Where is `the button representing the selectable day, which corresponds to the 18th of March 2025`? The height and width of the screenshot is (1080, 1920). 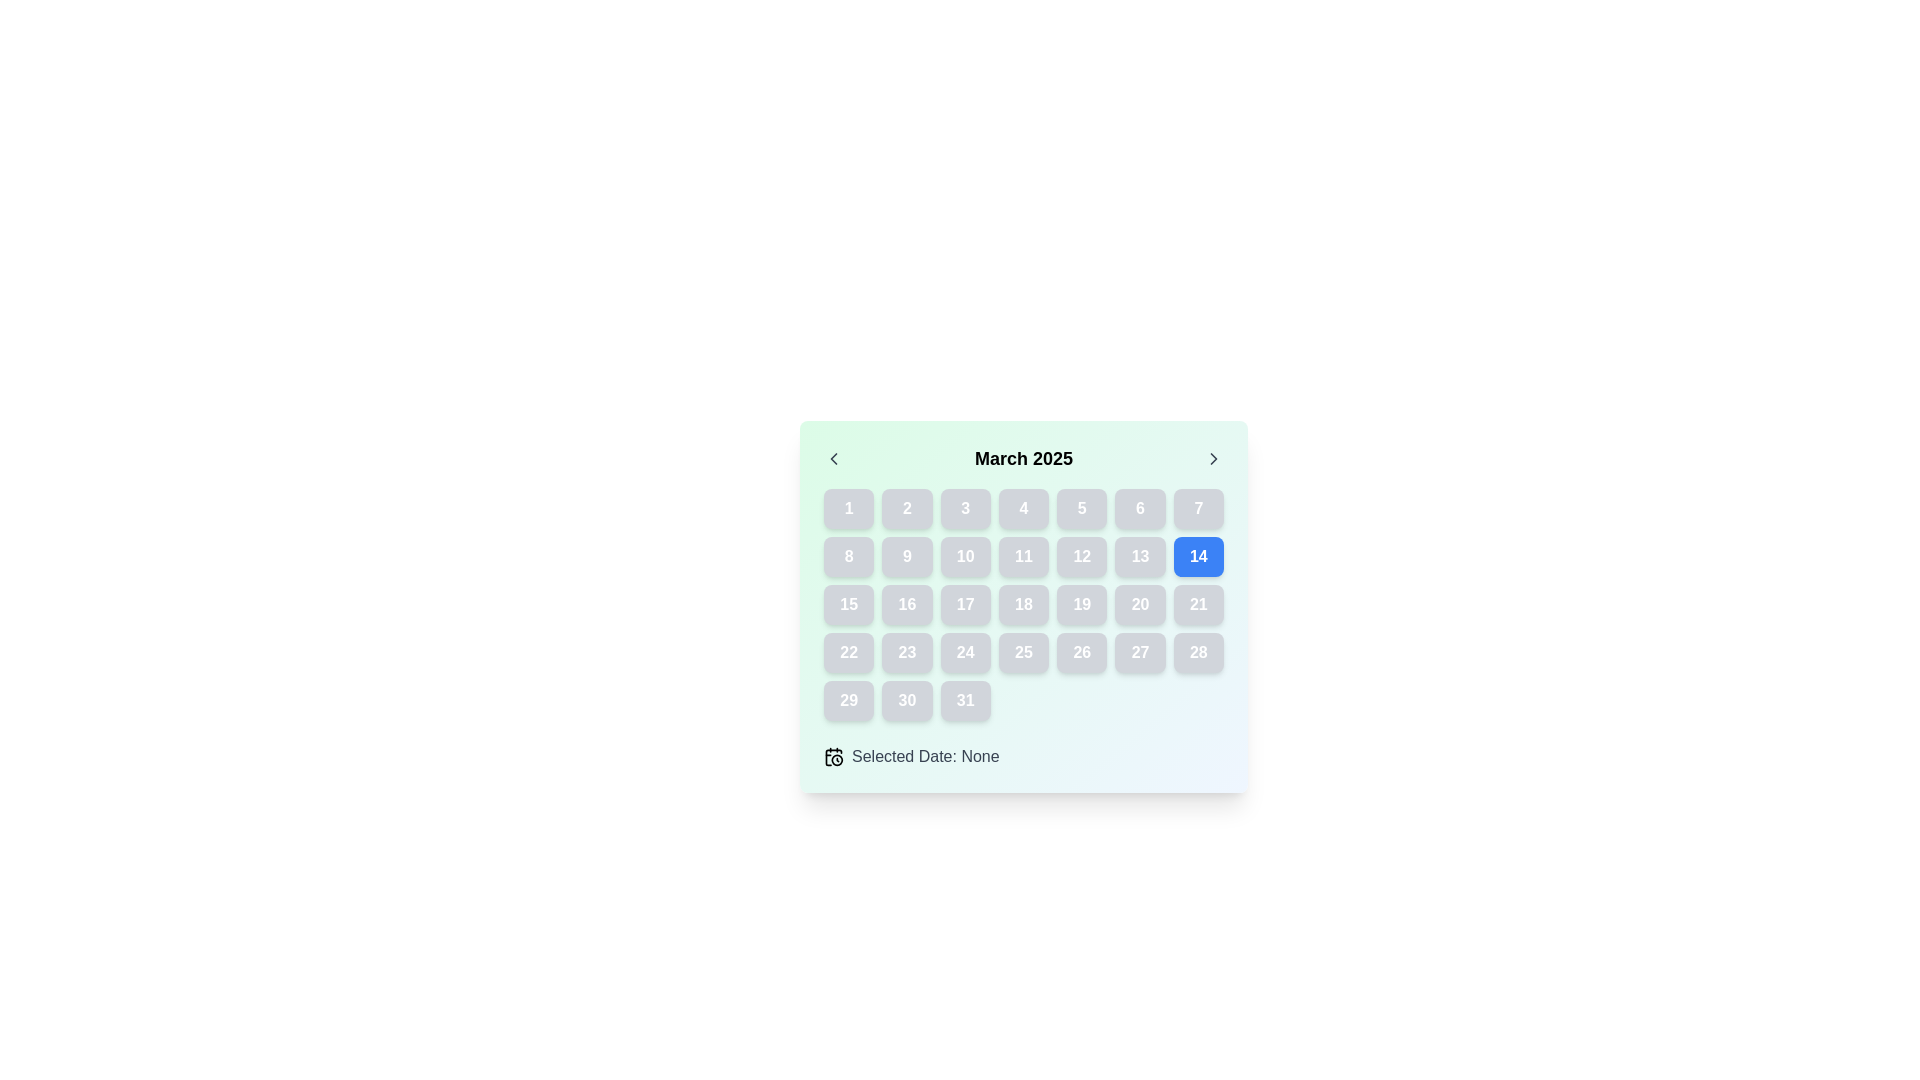
the button representing the selectable day, which corresponds to the 18th of March 2025 is located at coordinates (1023, 604).